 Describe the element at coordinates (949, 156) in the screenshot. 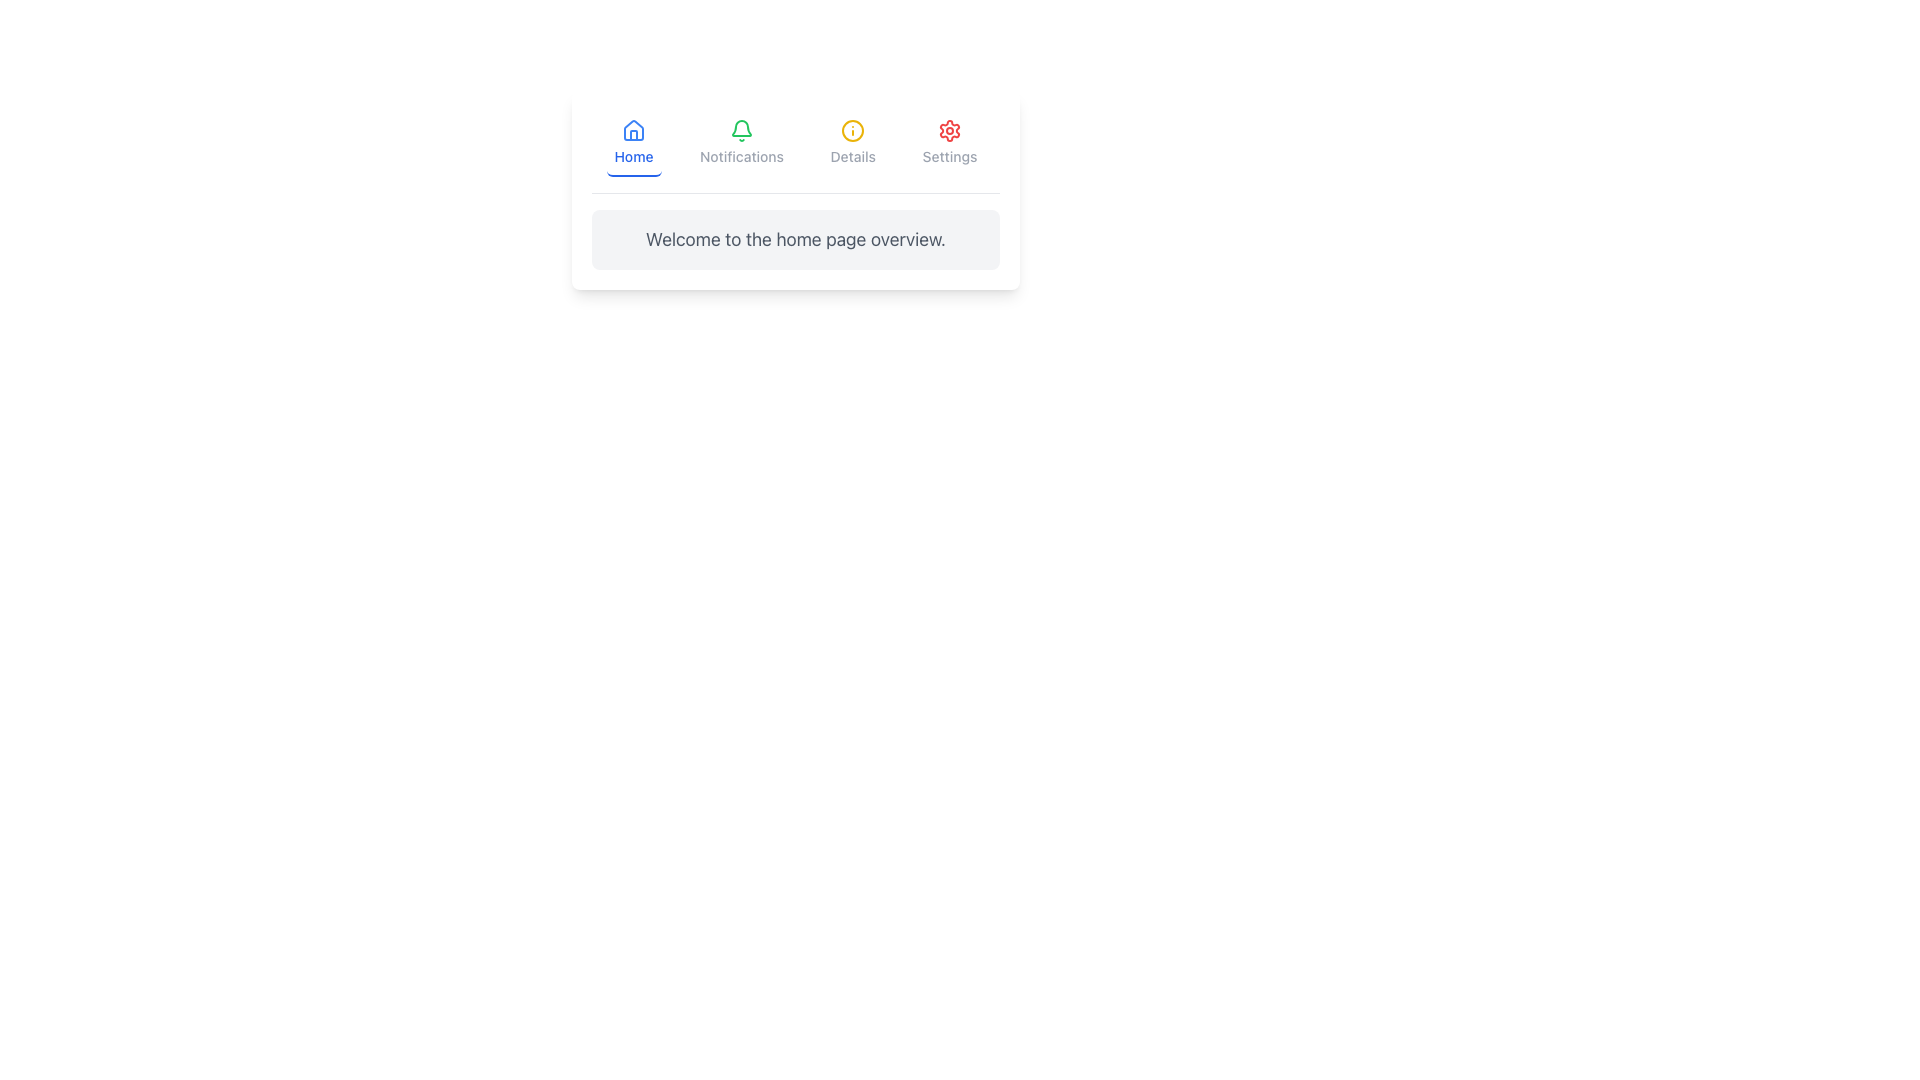

I see `the 'Settings' text label located in the navigation bar, which is positioned below a gear icon and is the fourth item from the left` at that location.